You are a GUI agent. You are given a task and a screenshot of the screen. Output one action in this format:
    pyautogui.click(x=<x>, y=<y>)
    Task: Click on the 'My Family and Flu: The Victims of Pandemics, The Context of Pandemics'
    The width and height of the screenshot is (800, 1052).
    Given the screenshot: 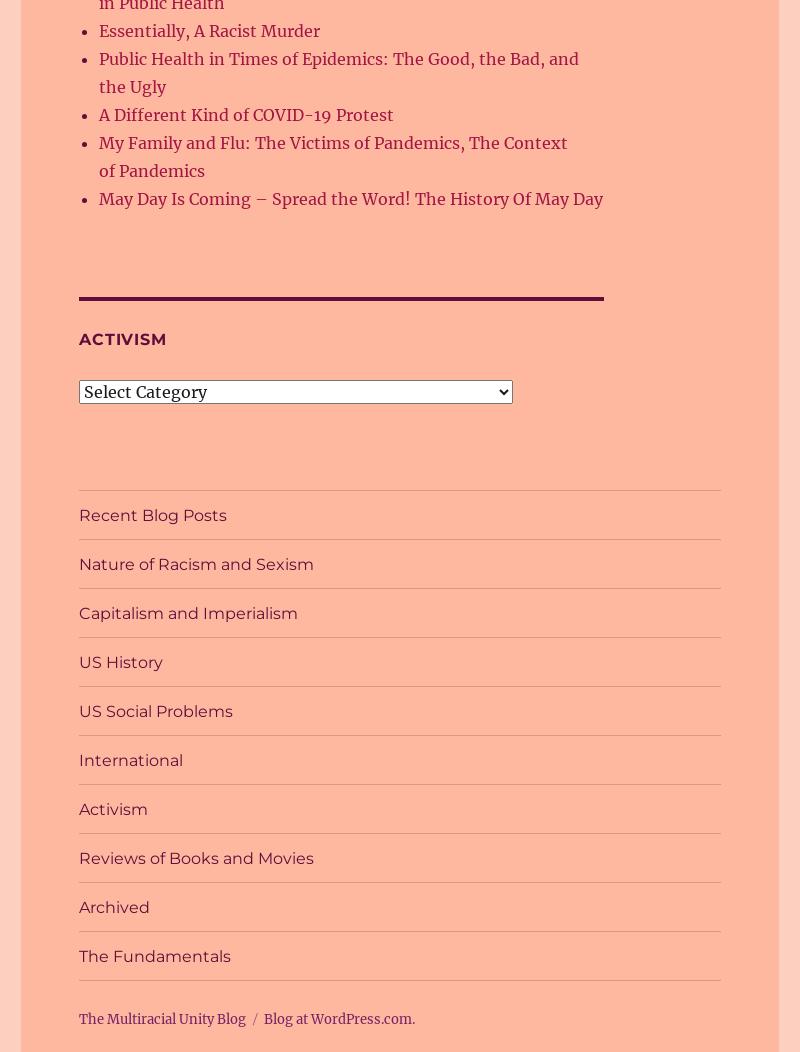 What is the action you would take?
    pyautogui.click(x=332, y=155)
    